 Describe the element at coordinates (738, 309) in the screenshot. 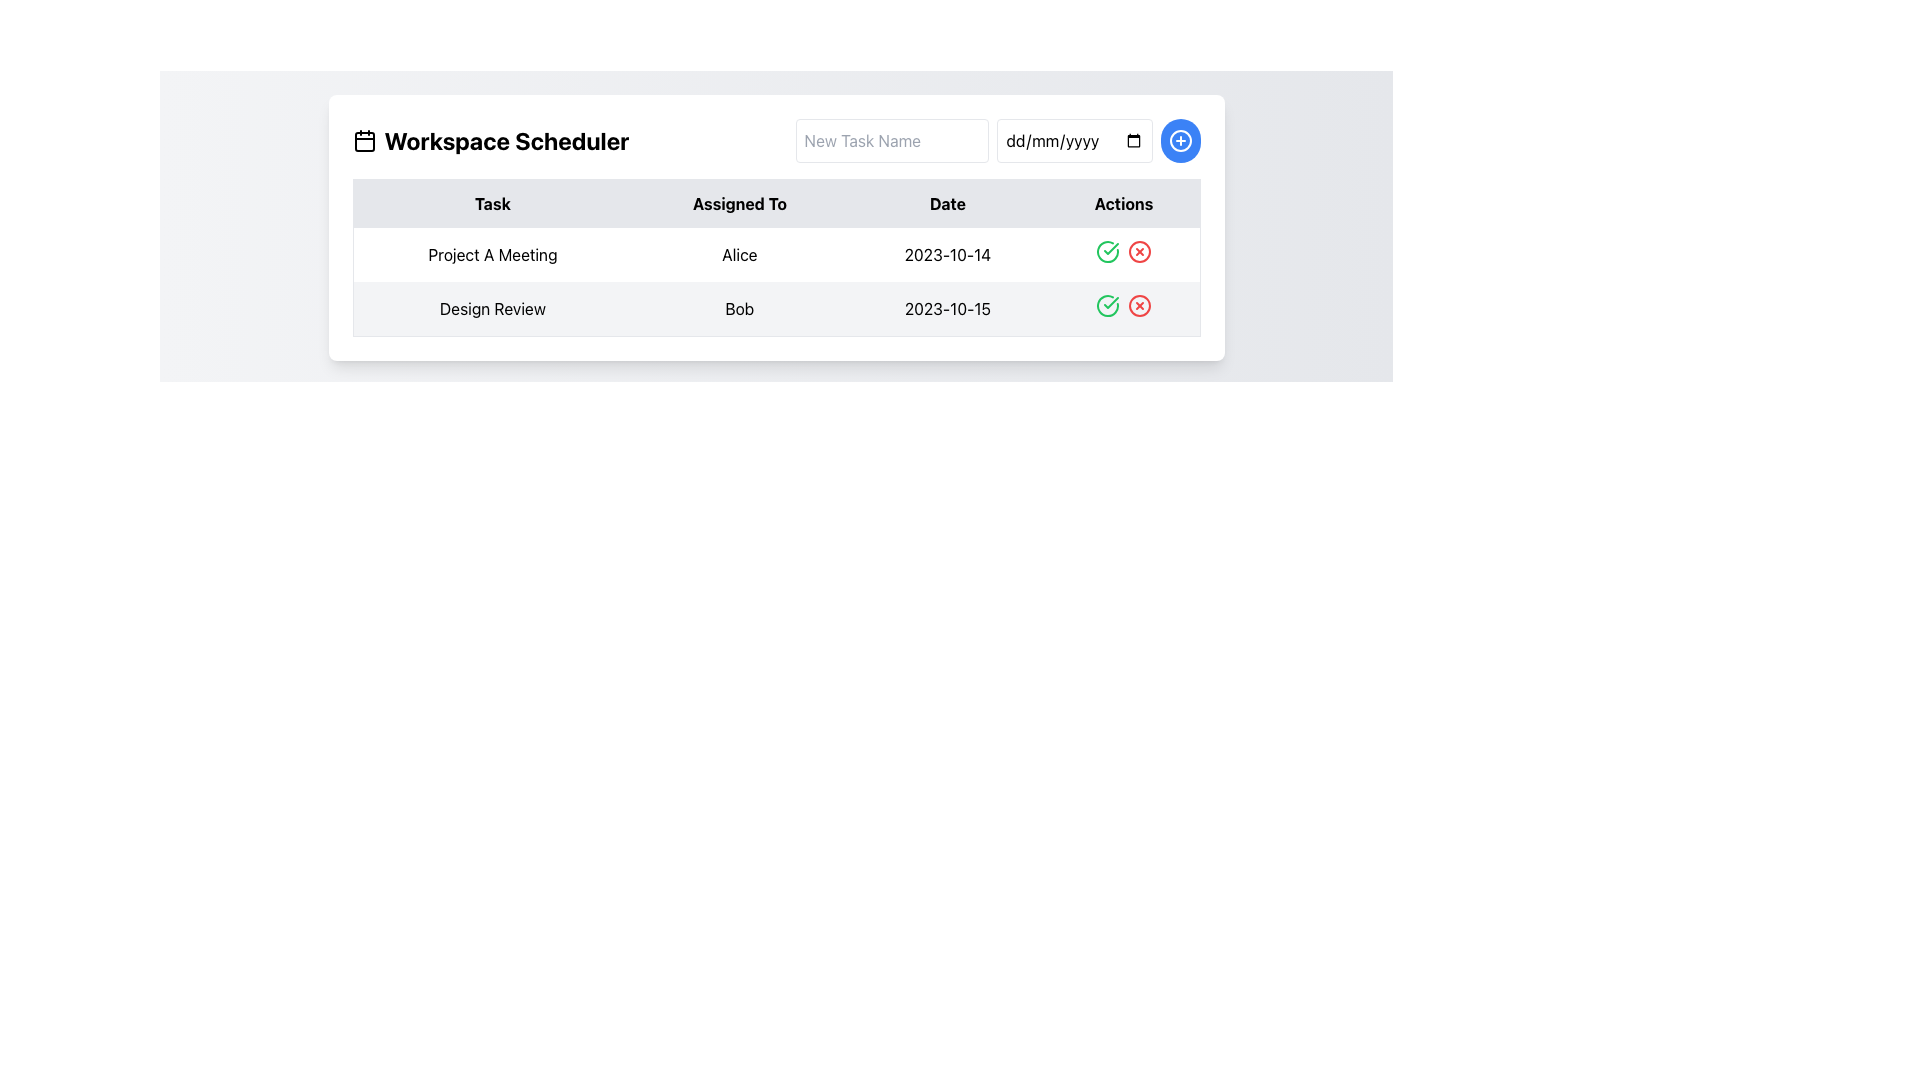

I see `the assignee's name in the second row of the 'Assigned To' column in the 'Workspace Scheduler' table` at that location.